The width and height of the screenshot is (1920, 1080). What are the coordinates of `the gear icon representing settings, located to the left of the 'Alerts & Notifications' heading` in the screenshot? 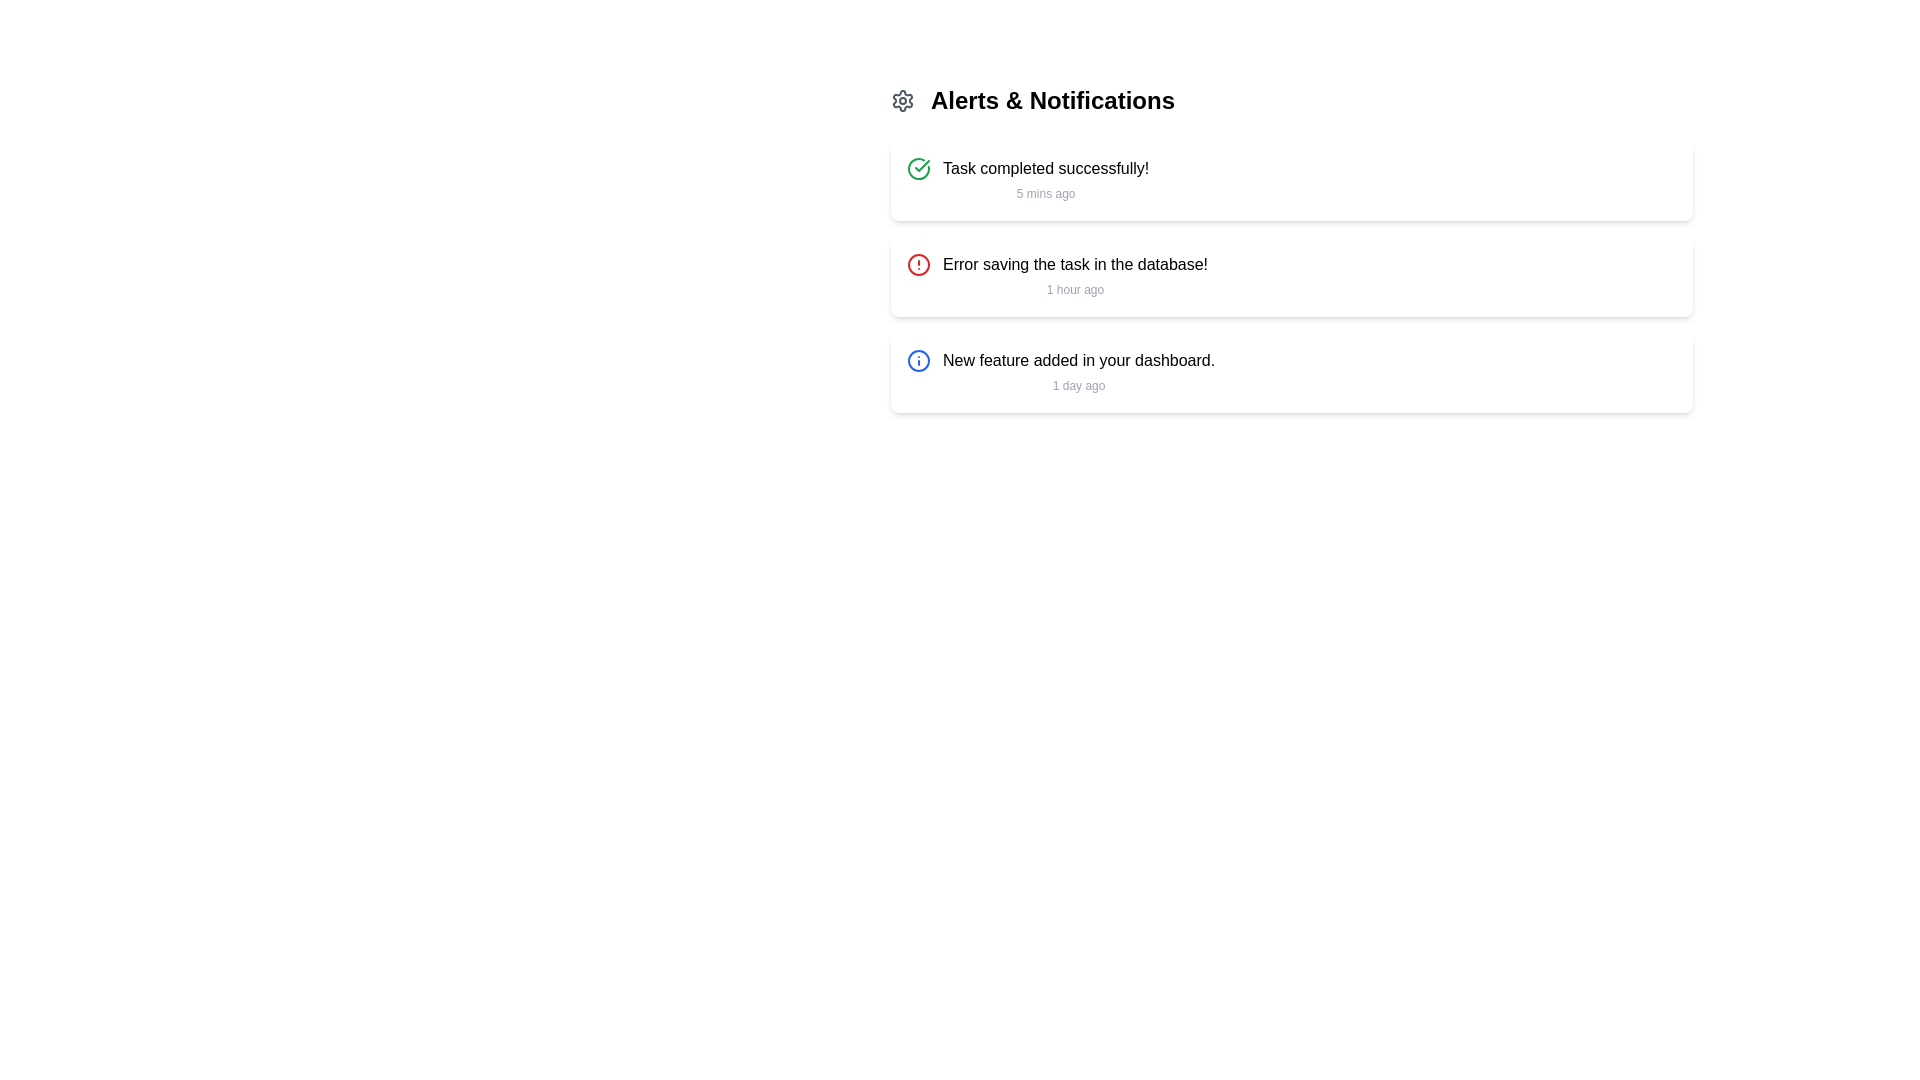 It's located at (901, 100).